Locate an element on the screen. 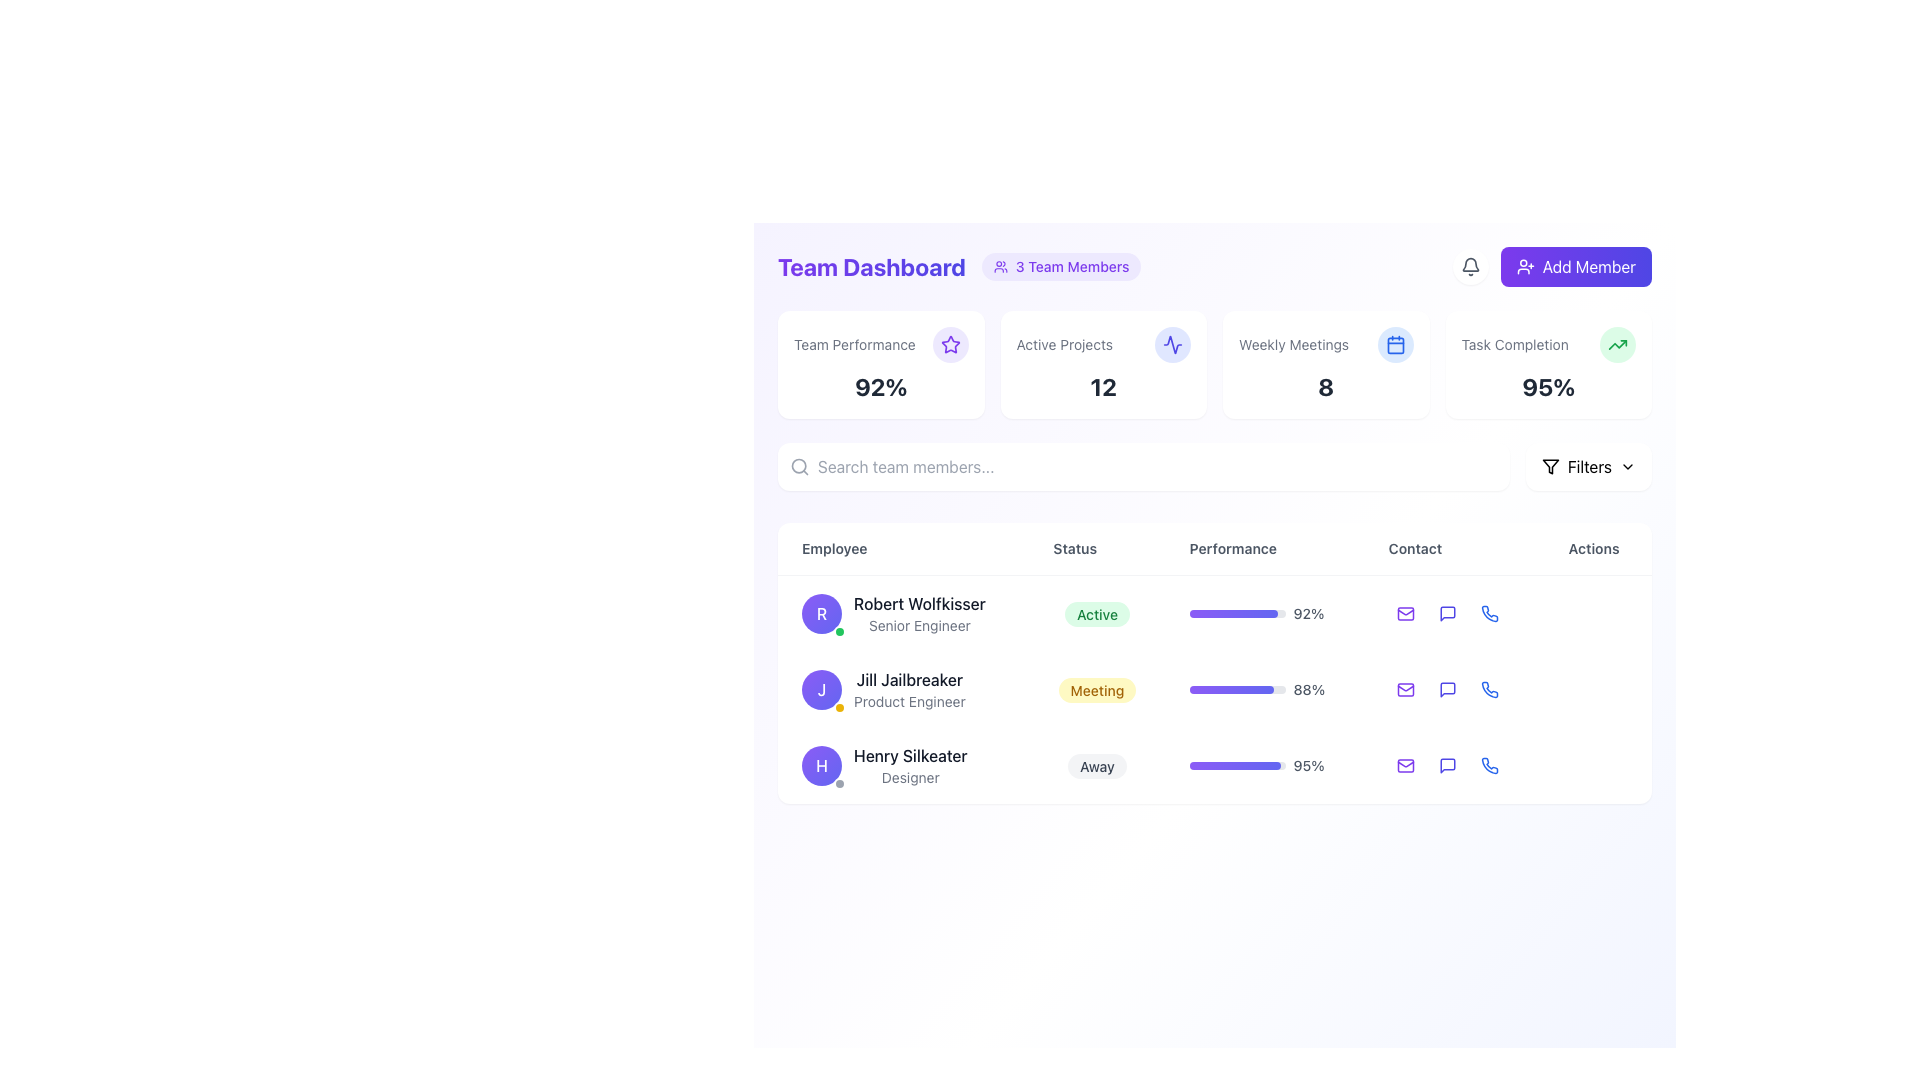 Image resolution: width=1920 pixels, height=1080 pixels. the status indicator or badge located in the bottom-right corner of the purple circle labeled 'H' in the third row of the 'Employee' list section of the 'Team Dashboard' is located at coordinates (840, 782).